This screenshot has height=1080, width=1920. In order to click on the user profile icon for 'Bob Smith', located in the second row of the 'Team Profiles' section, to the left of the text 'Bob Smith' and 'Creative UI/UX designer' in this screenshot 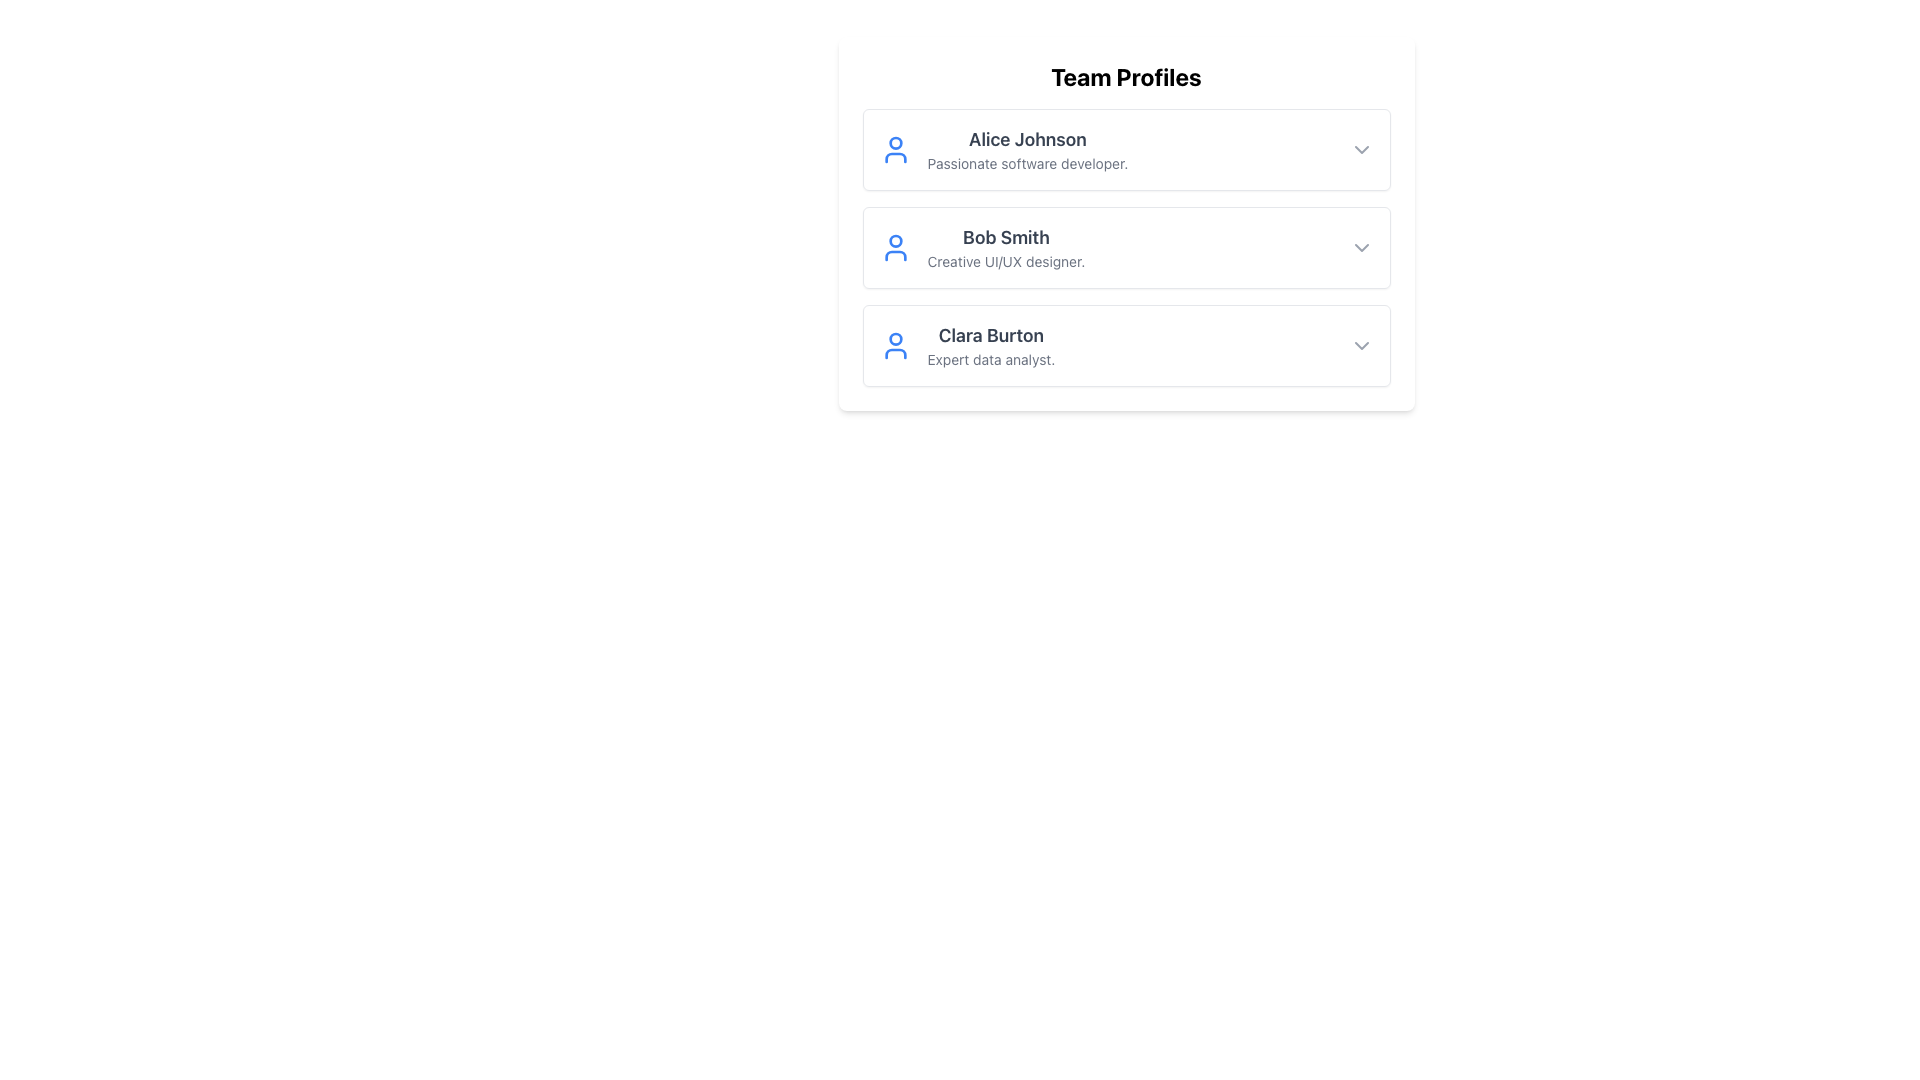, I will do `click(894, 246)`.